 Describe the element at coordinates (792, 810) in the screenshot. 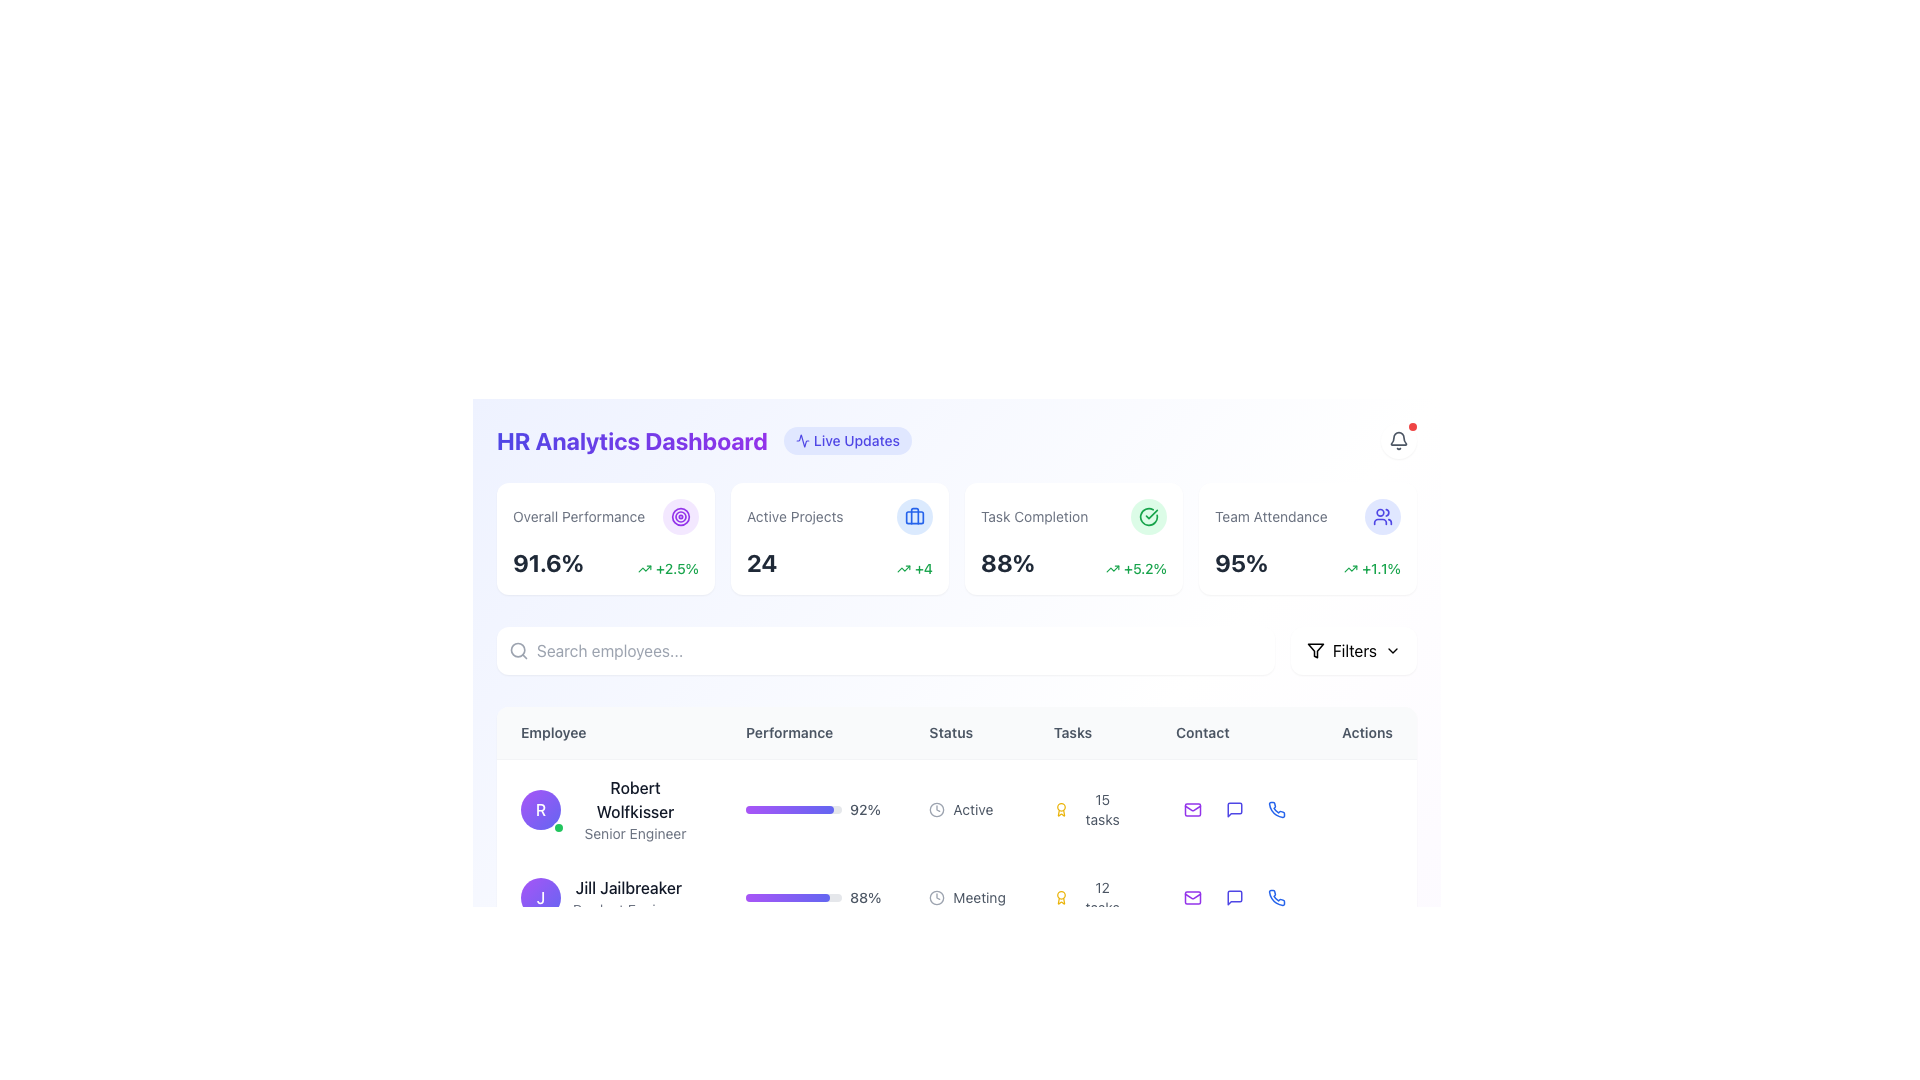

I see `the displayed percentage on the progress bar associated with employee 'Robert Wolfkisser' in the HR Analytics Dashboard` at that location.